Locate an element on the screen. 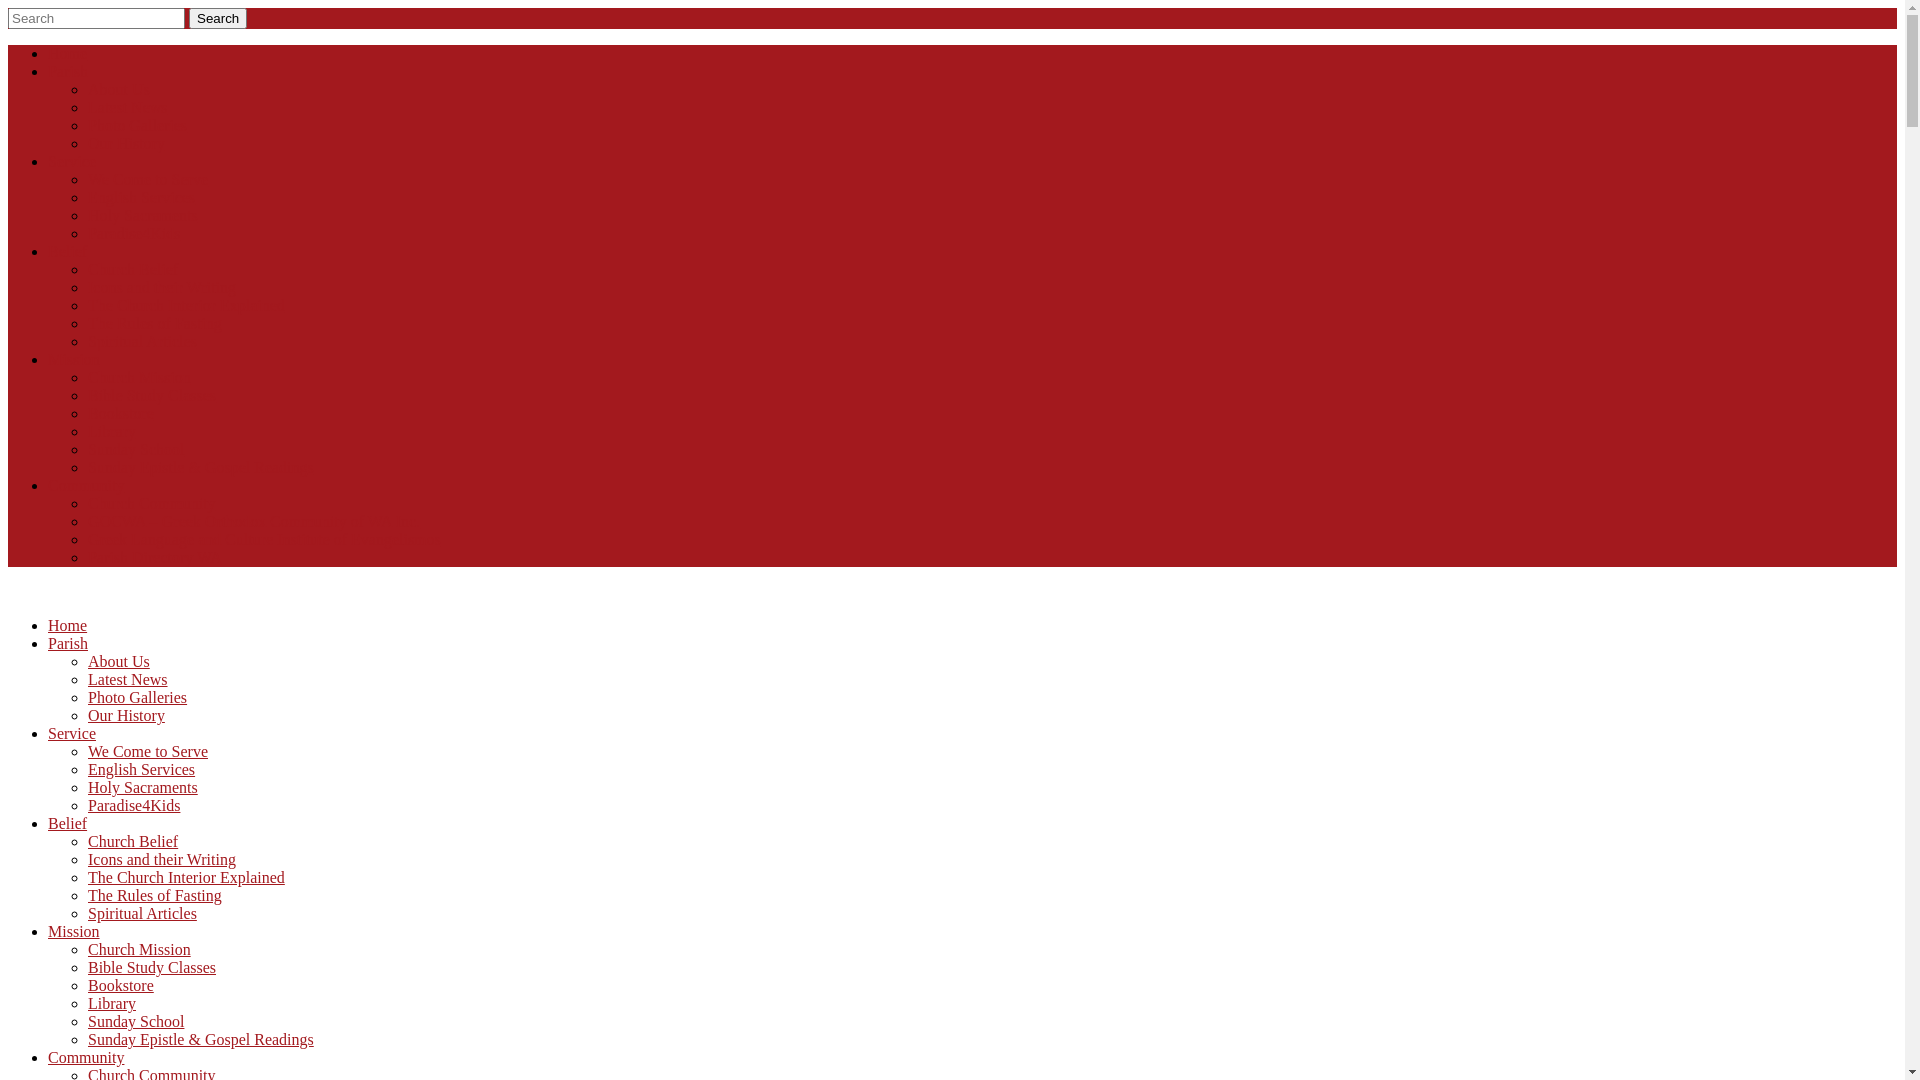 Image resolution: width=1920 pixels, height=1080 pixels. 'Sunday Epistle & Gospel Readings' is located at coordinates (201, 1038).